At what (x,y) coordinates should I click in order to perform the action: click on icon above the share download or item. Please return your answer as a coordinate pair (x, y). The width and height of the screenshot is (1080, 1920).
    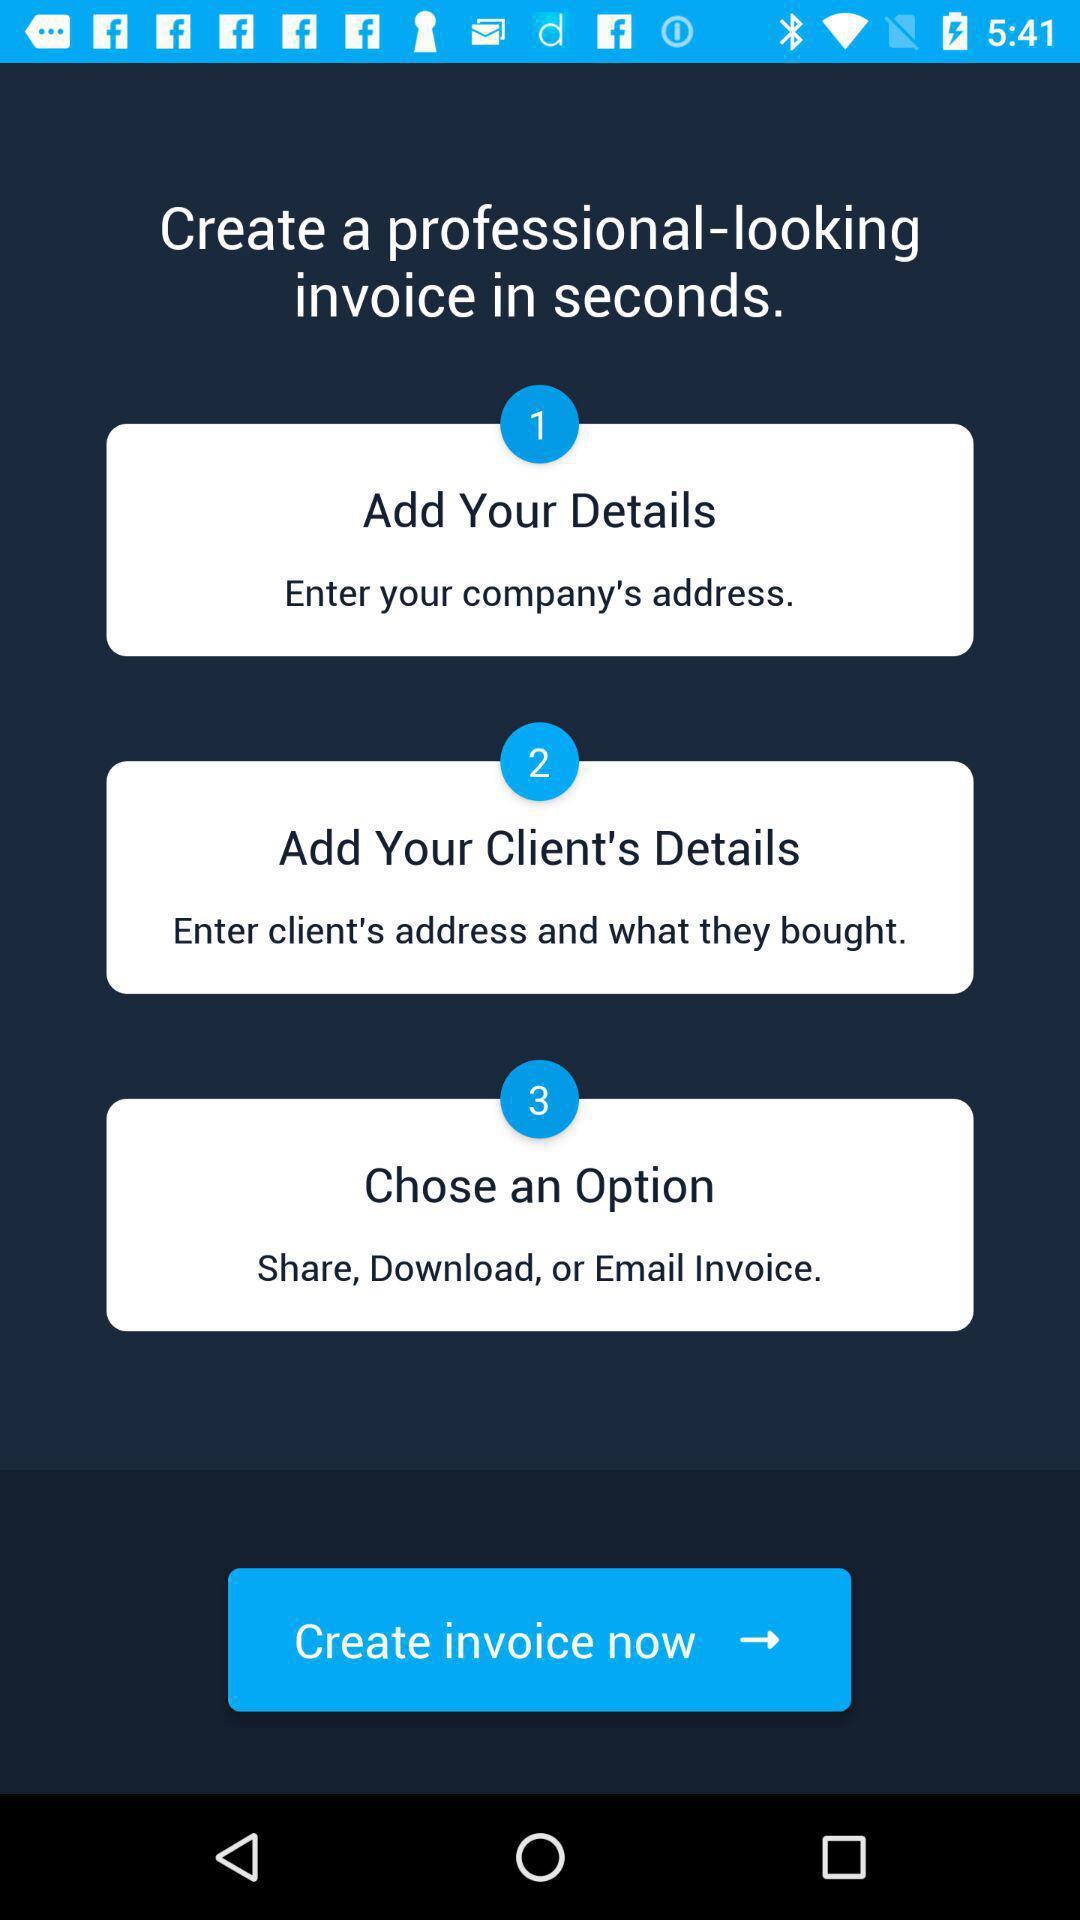
    Looking at the image, I should click on (538, 1177).